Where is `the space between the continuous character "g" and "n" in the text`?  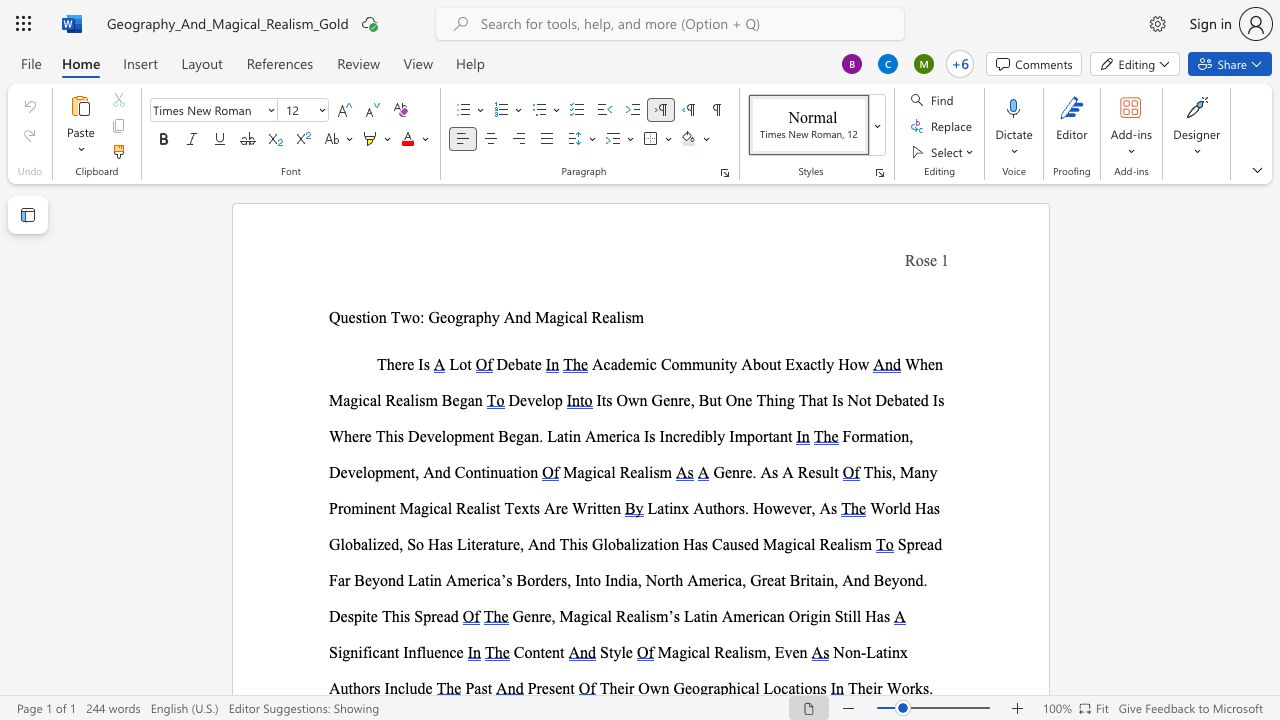
the space between the continuous character "g" and "n" in the text is located at coordinates (350, 652).